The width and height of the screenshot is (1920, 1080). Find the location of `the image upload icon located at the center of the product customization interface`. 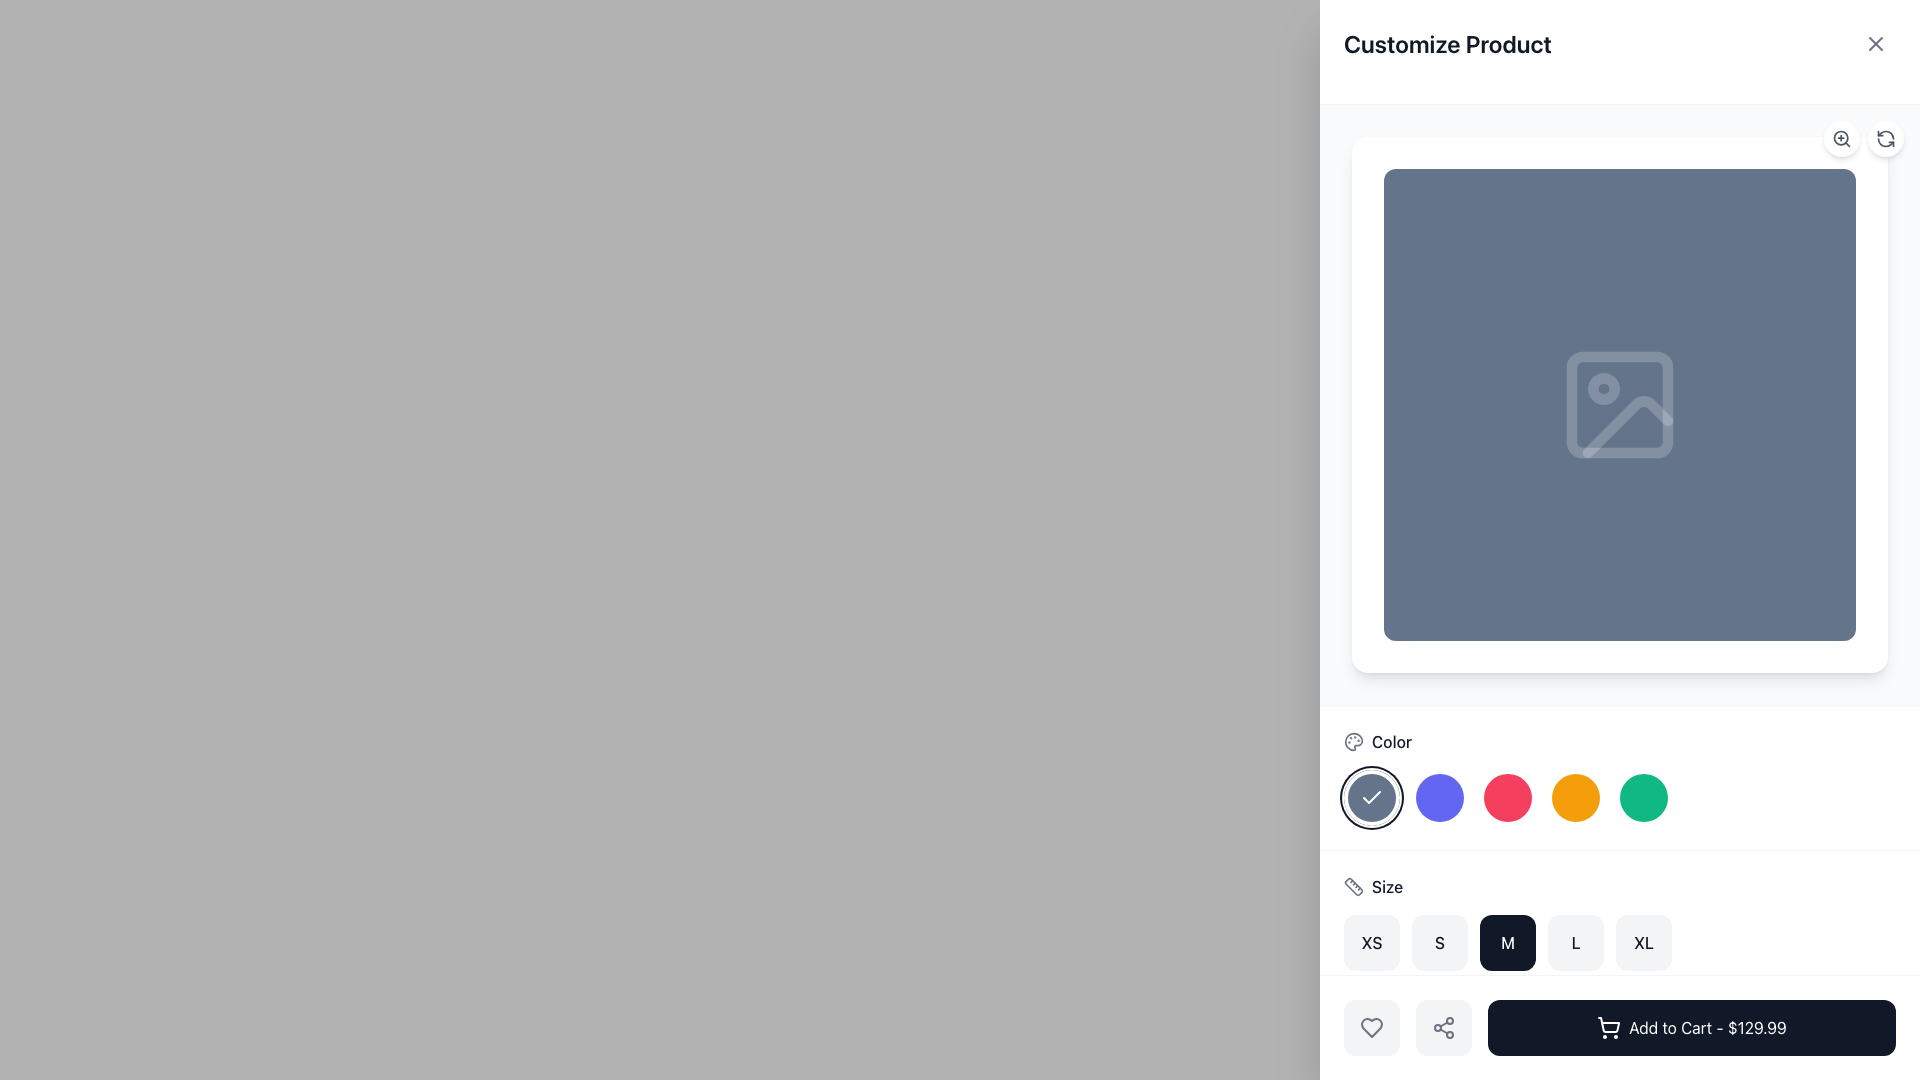

the image upload icon located at the center of the product customization interface is located at coordinates (1620, 405).